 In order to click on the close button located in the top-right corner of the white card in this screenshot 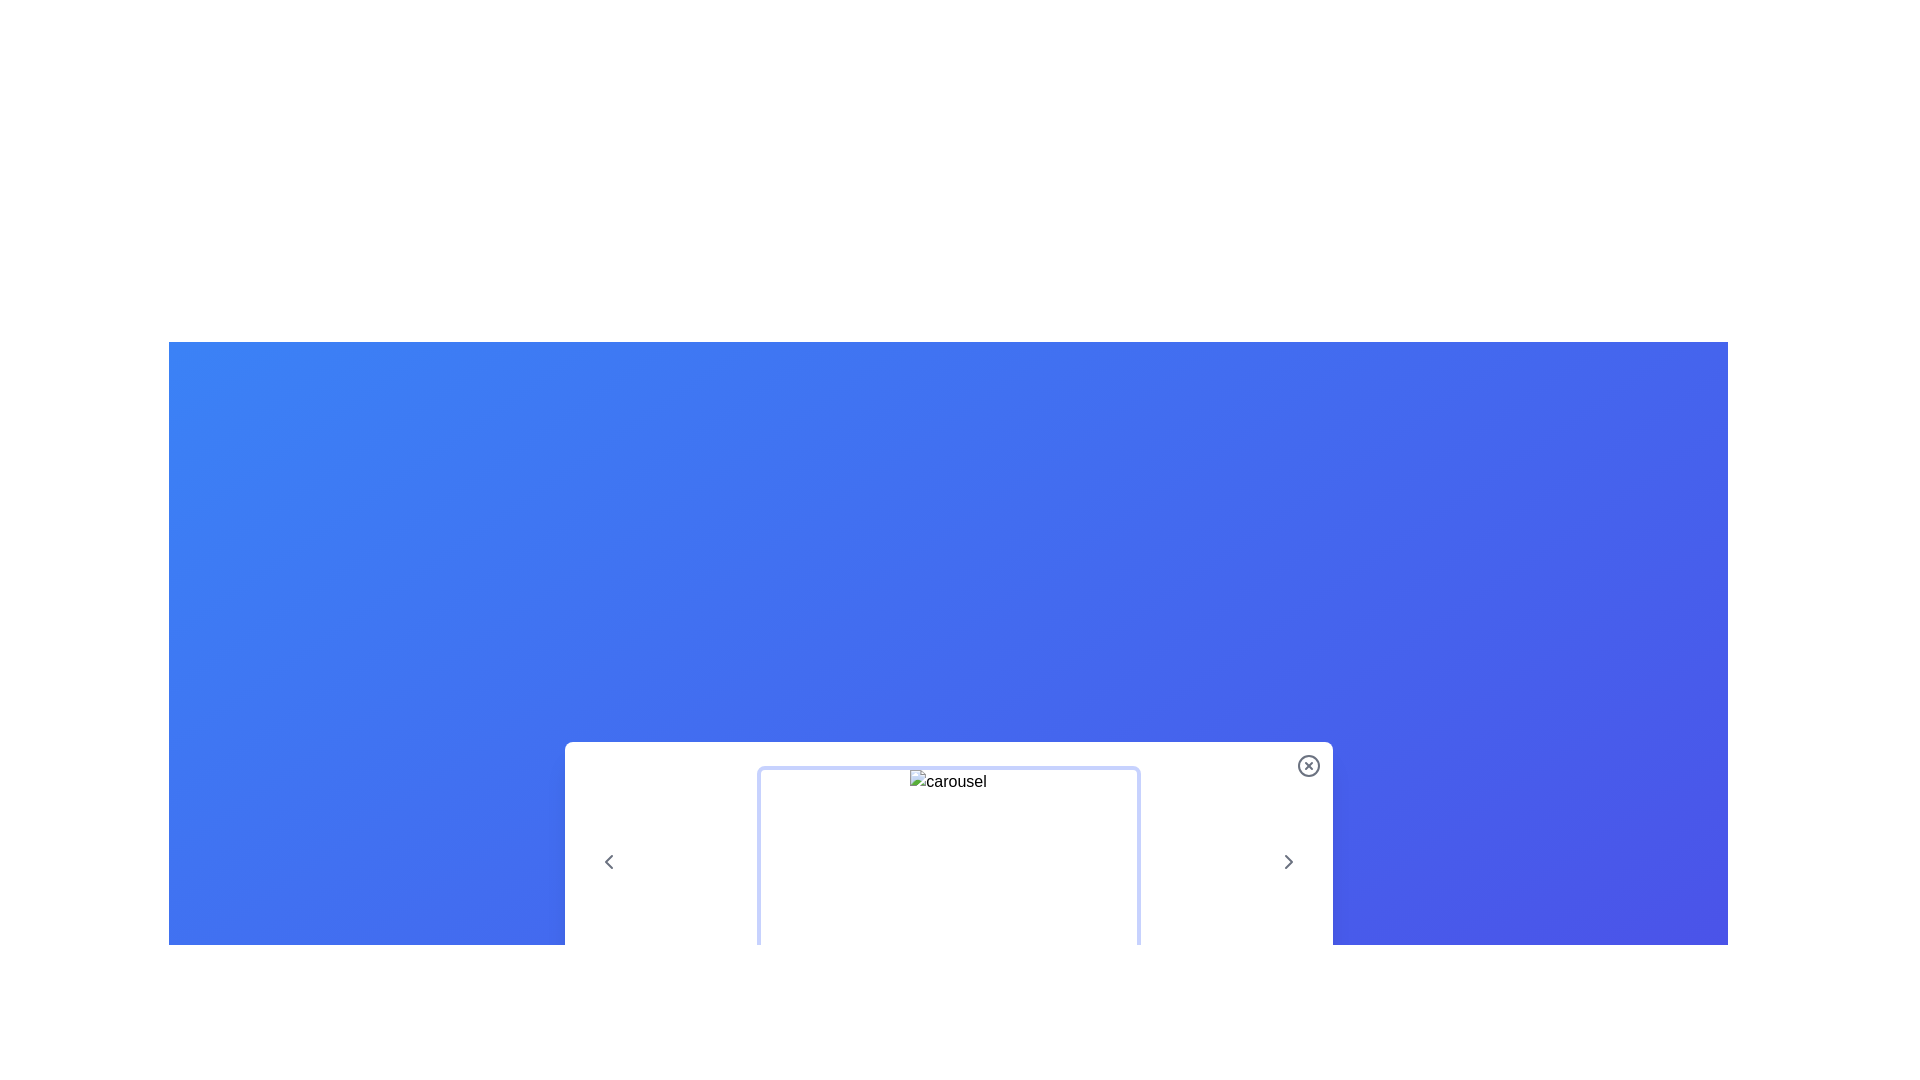, I will do `click(1308, 765)`.